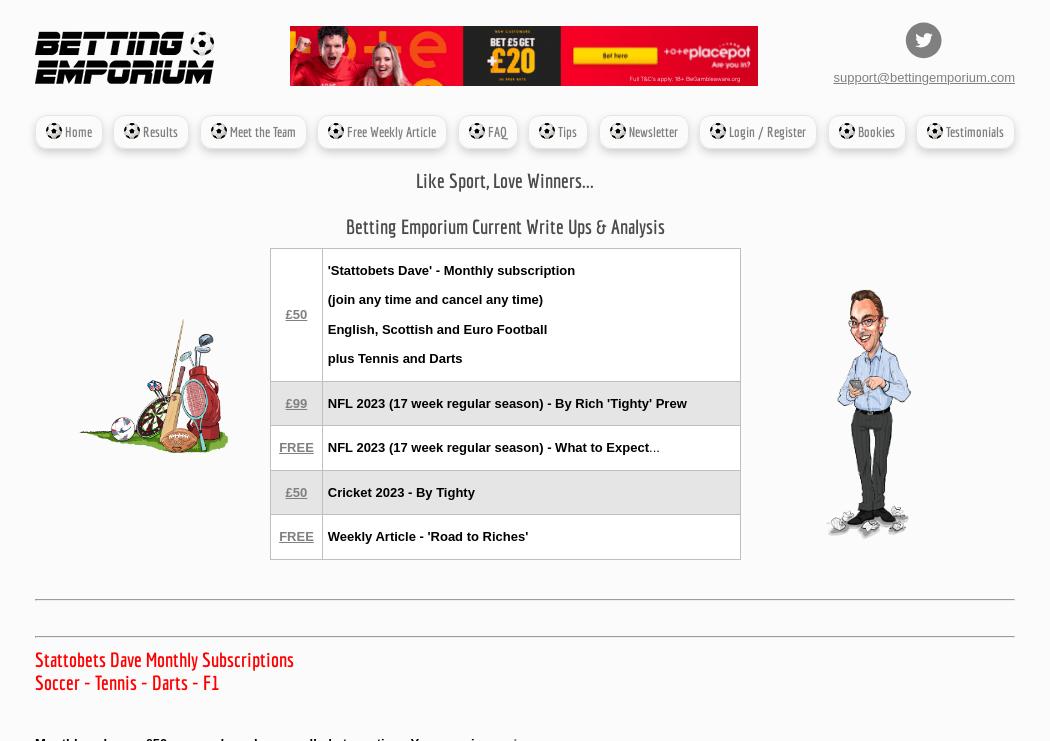 The image size is (1050, 741). What do you see at coordinates (495, 130) in the screenshot?
I see `'FAQ'` at bounding box center [495, 130].